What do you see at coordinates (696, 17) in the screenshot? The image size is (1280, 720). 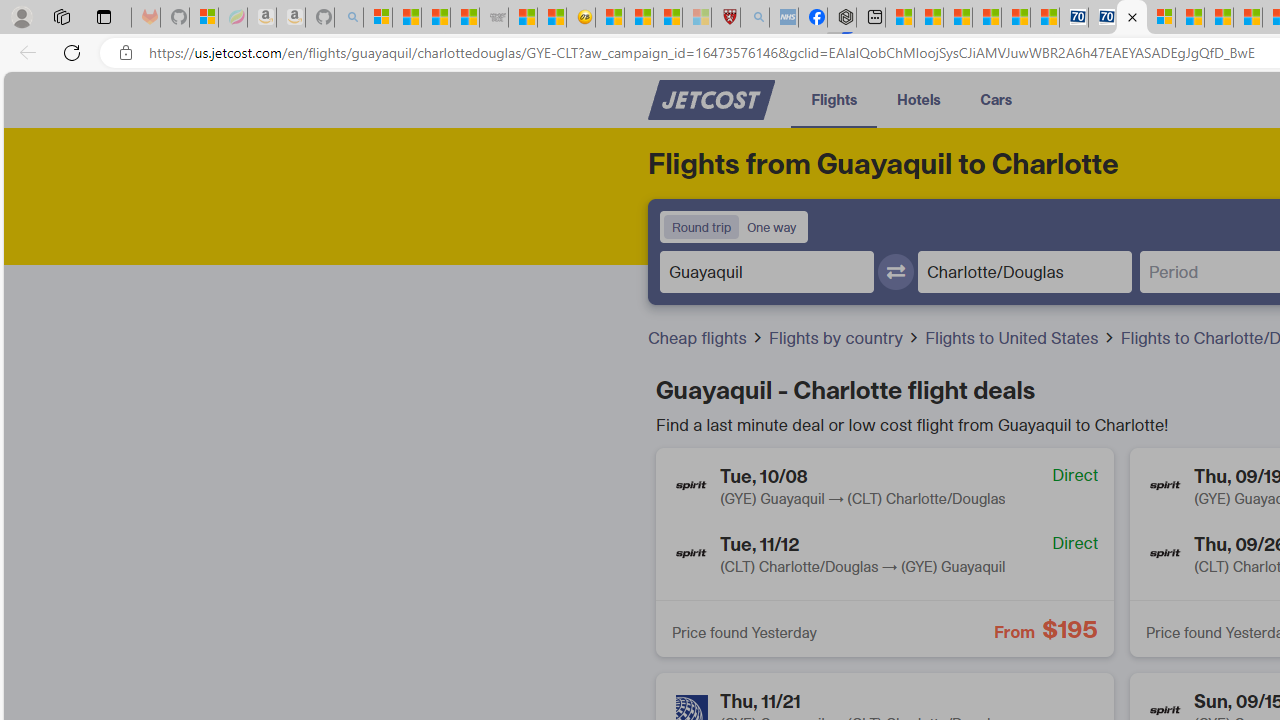 I see `'12 Popular Science Lies that Must be Corrected - Sleeping'` at bounding box center [696, 17].